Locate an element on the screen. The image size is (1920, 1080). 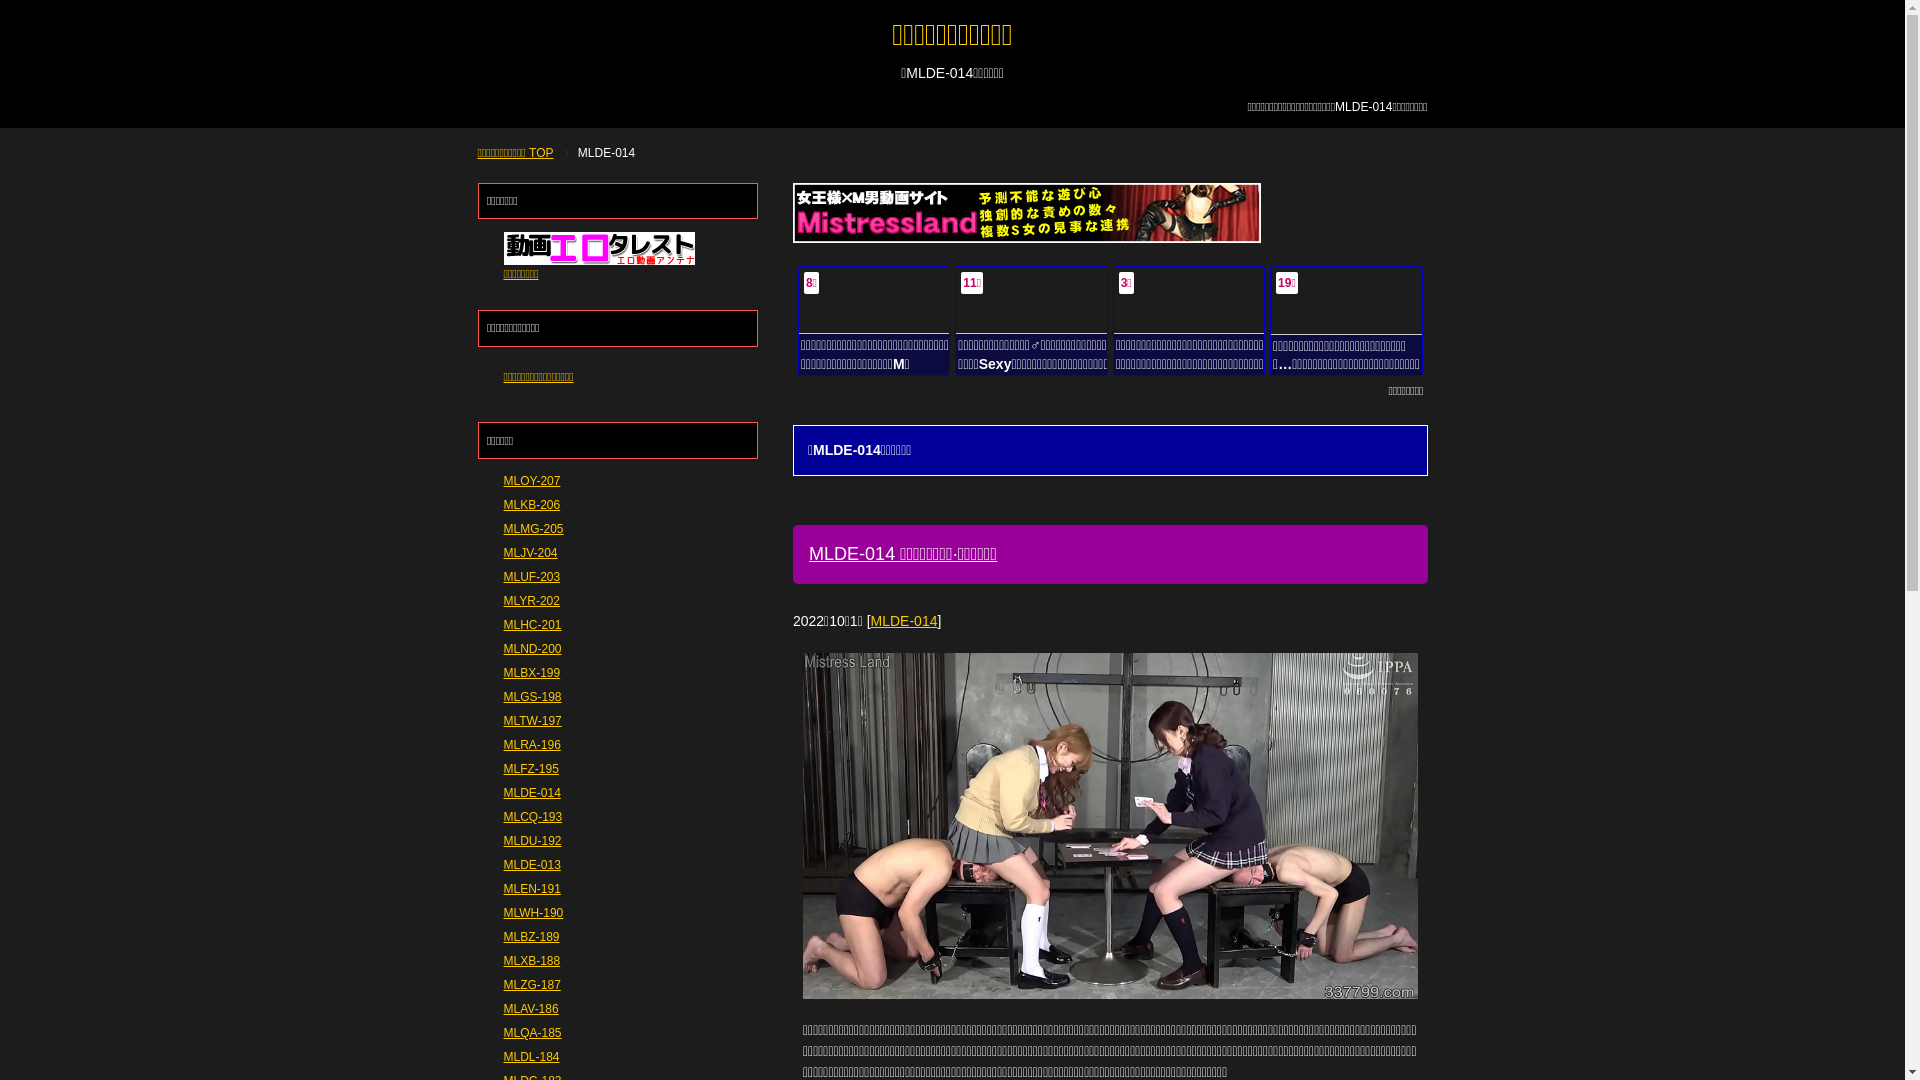
'MLUF-203' is located at coordinates (504, 577).